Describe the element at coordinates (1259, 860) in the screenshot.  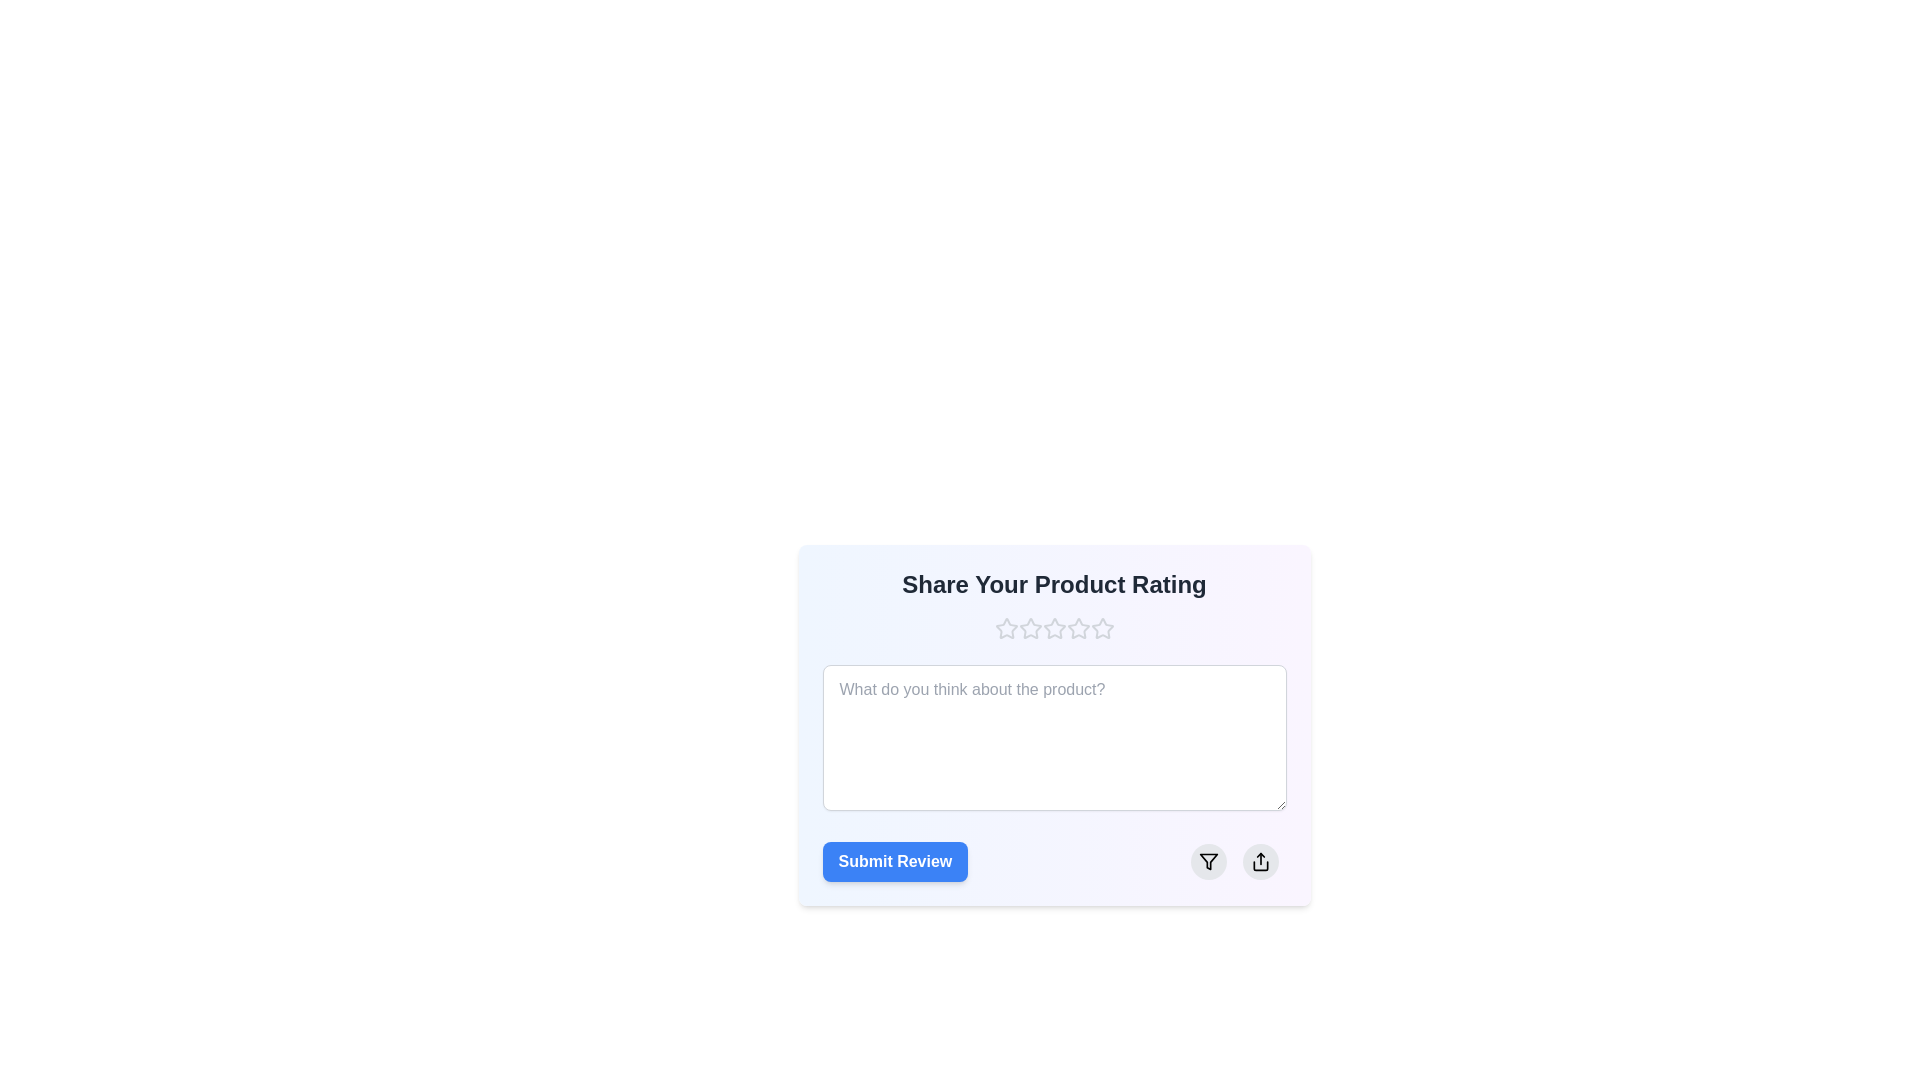
I see `the second button from the right in the horizontal group of buttons near the bottom-right area of the interface` at that location.